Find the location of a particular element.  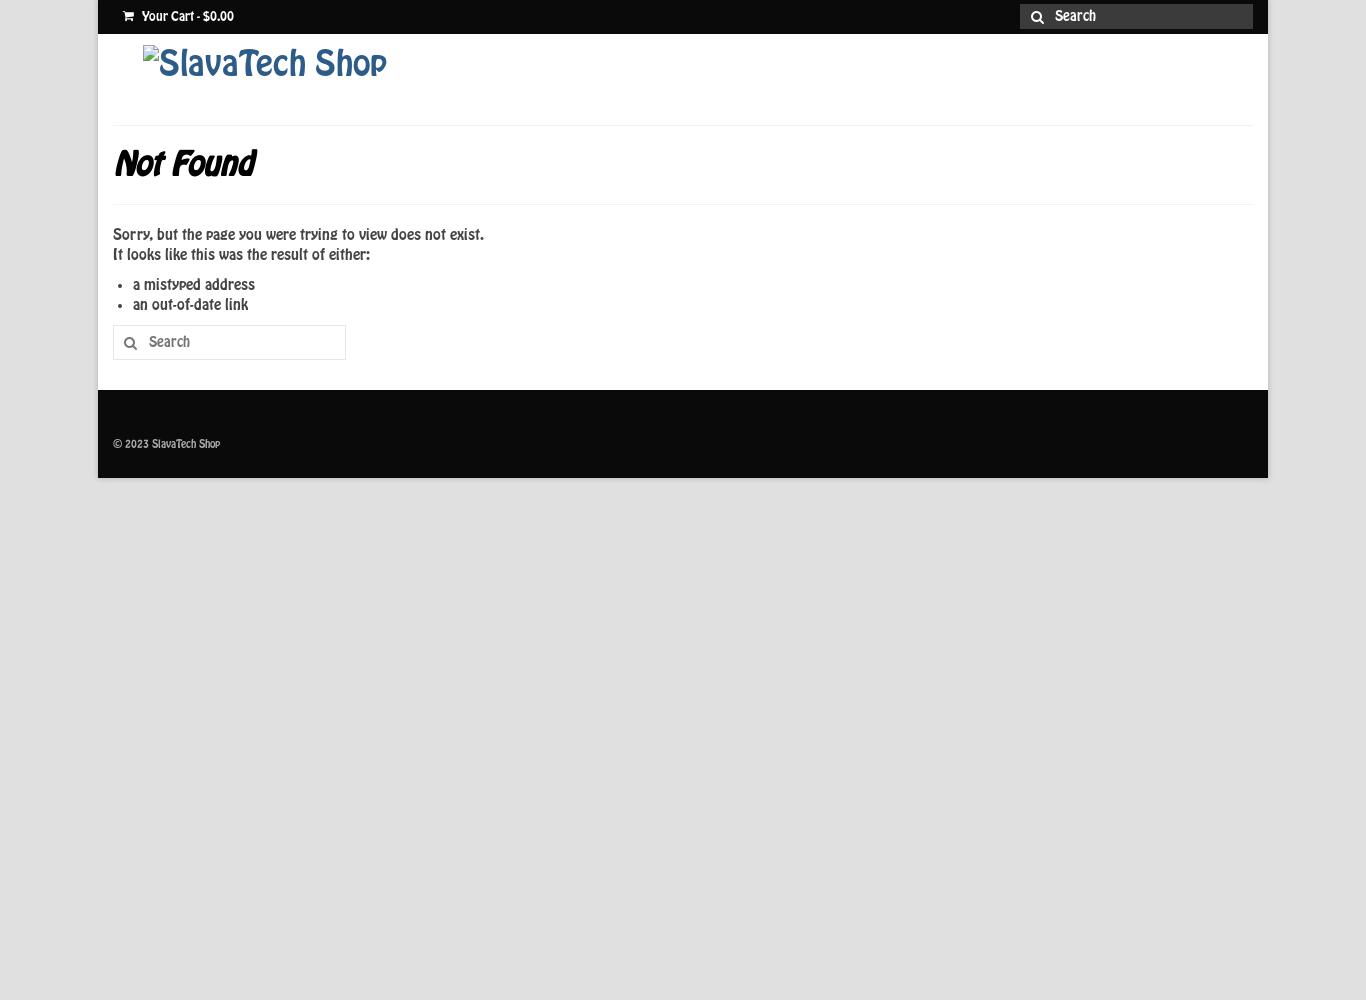

'It looks like this was the result of either:' is located at coordinates (241, 255).